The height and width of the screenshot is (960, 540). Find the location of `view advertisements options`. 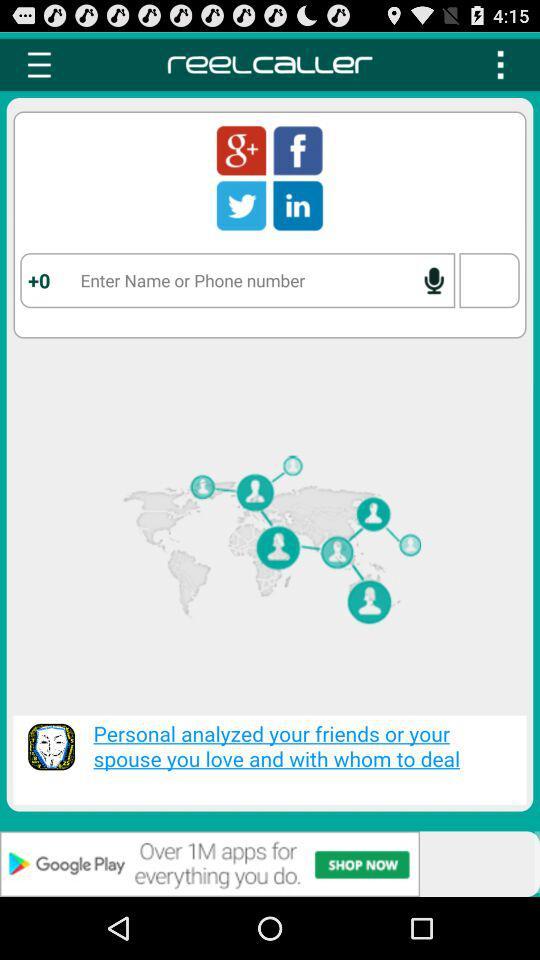

view advertisements options is located at coordinates (270, 863).